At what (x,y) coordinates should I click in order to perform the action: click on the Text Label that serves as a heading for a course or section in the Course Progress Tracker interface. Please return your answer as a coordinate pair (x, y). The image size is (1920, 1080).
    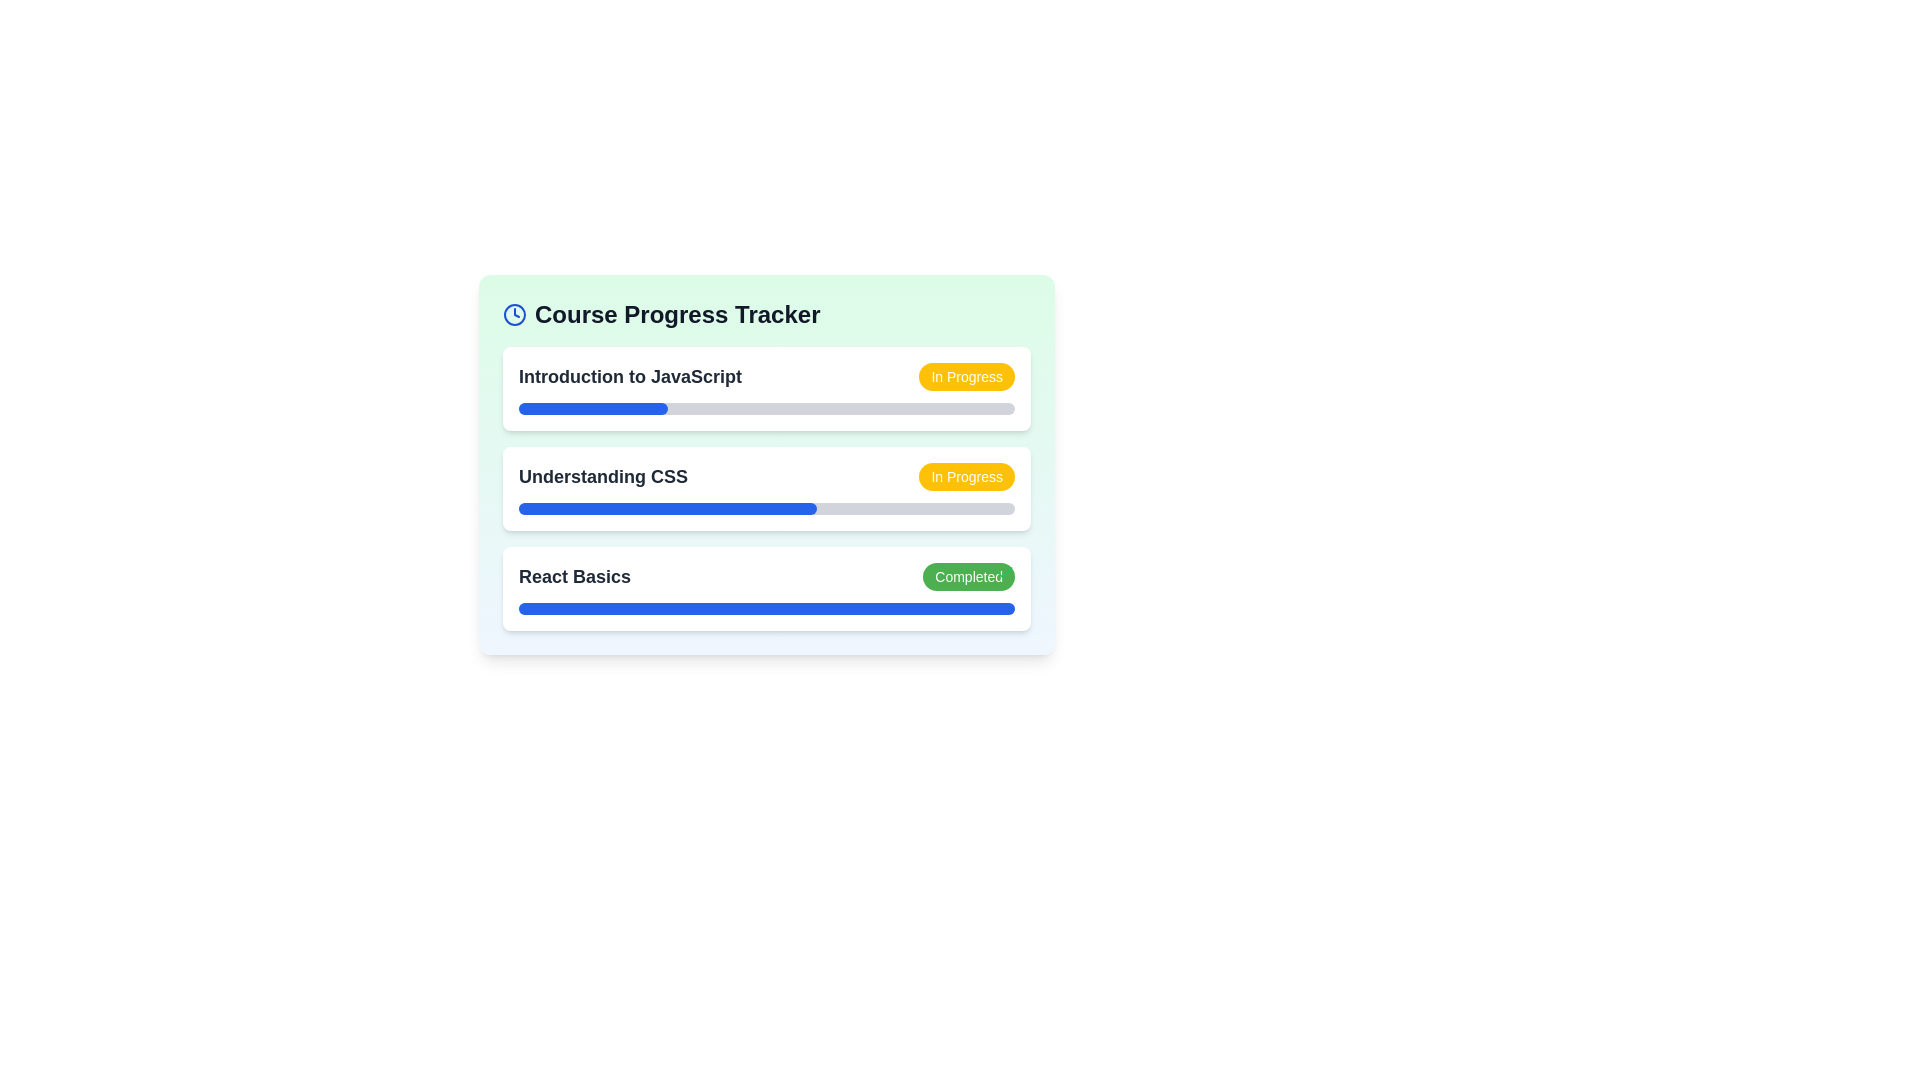
    Looking at the image, I should click on (602, 477).